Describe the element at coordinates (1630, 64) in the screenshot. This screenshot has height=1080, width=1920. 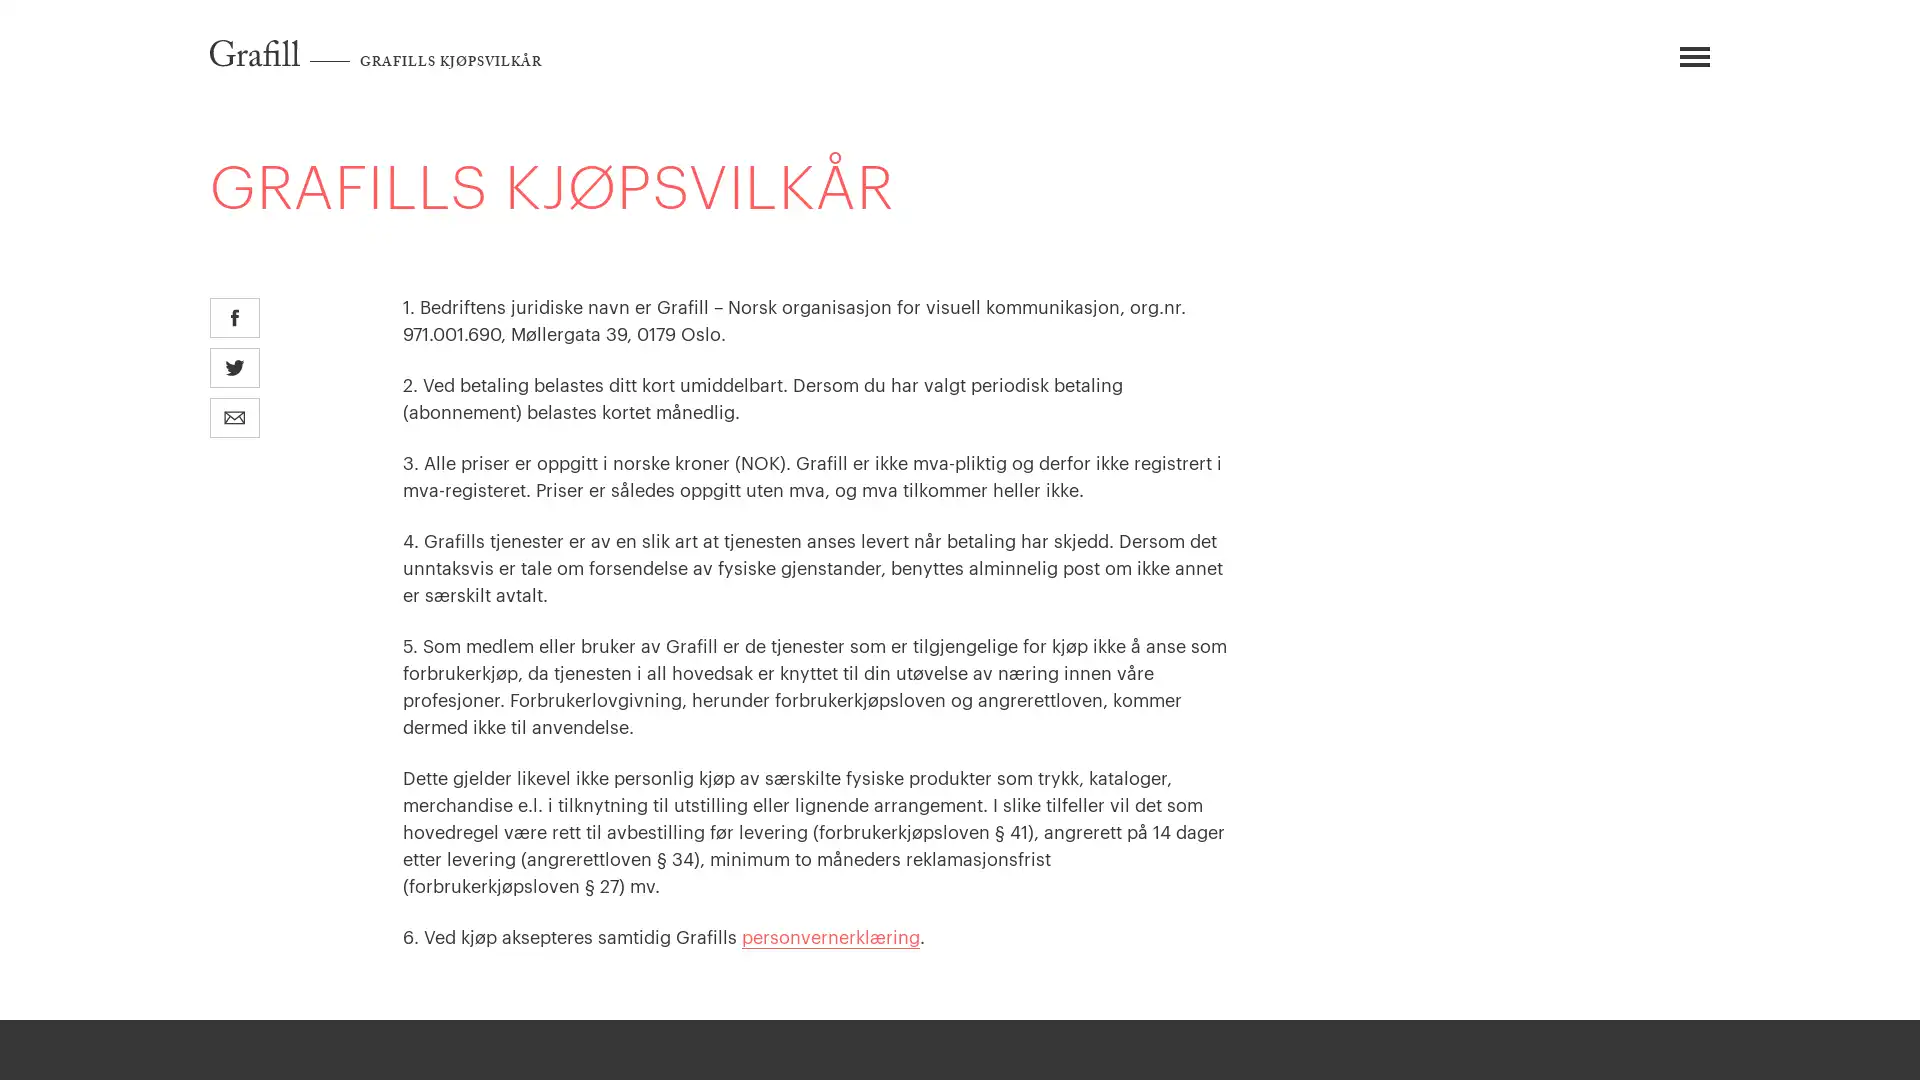
I see `Sk` at that location.